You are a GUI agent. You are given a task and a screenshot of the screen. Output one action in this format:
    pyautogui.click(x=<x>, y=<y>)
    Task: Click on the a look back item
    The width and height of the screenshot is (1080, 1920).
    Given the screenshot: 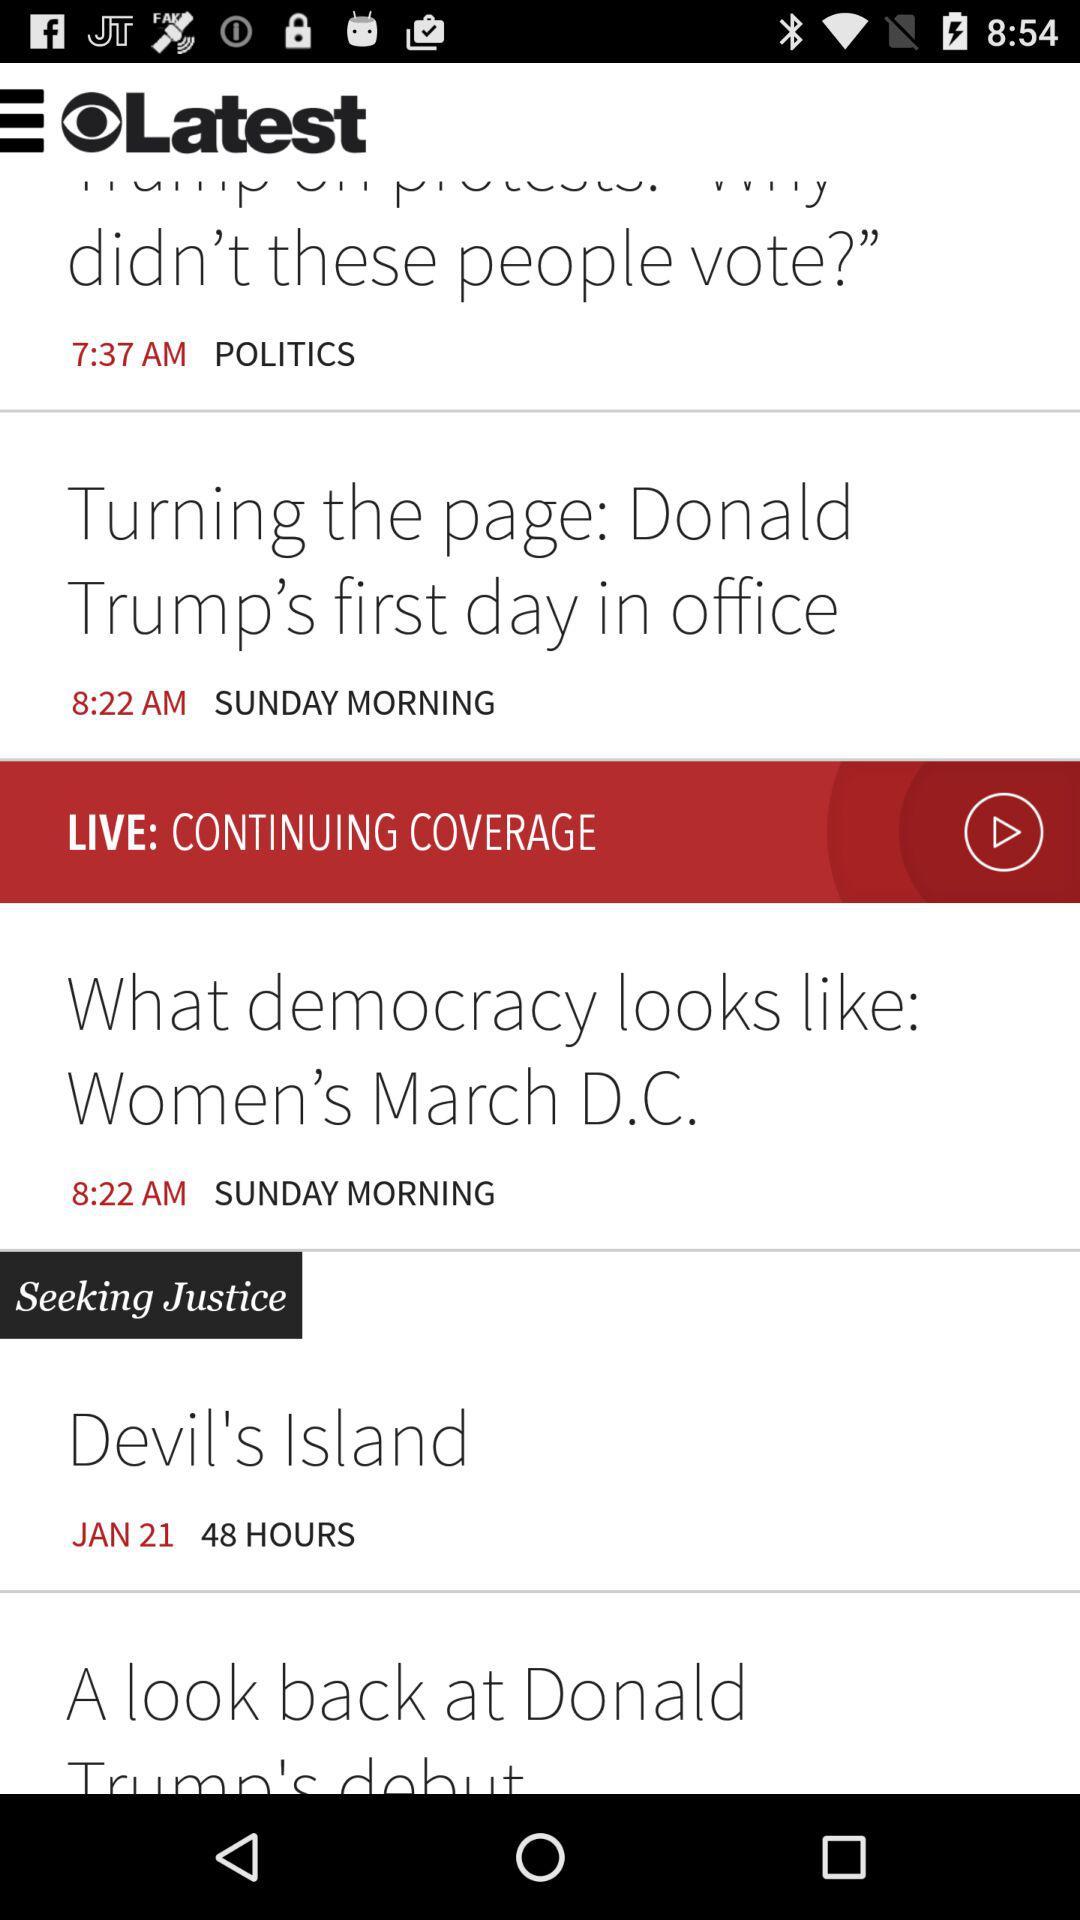 What is the action you would take?
    pyautogui.click(x=540, y=1718)
    